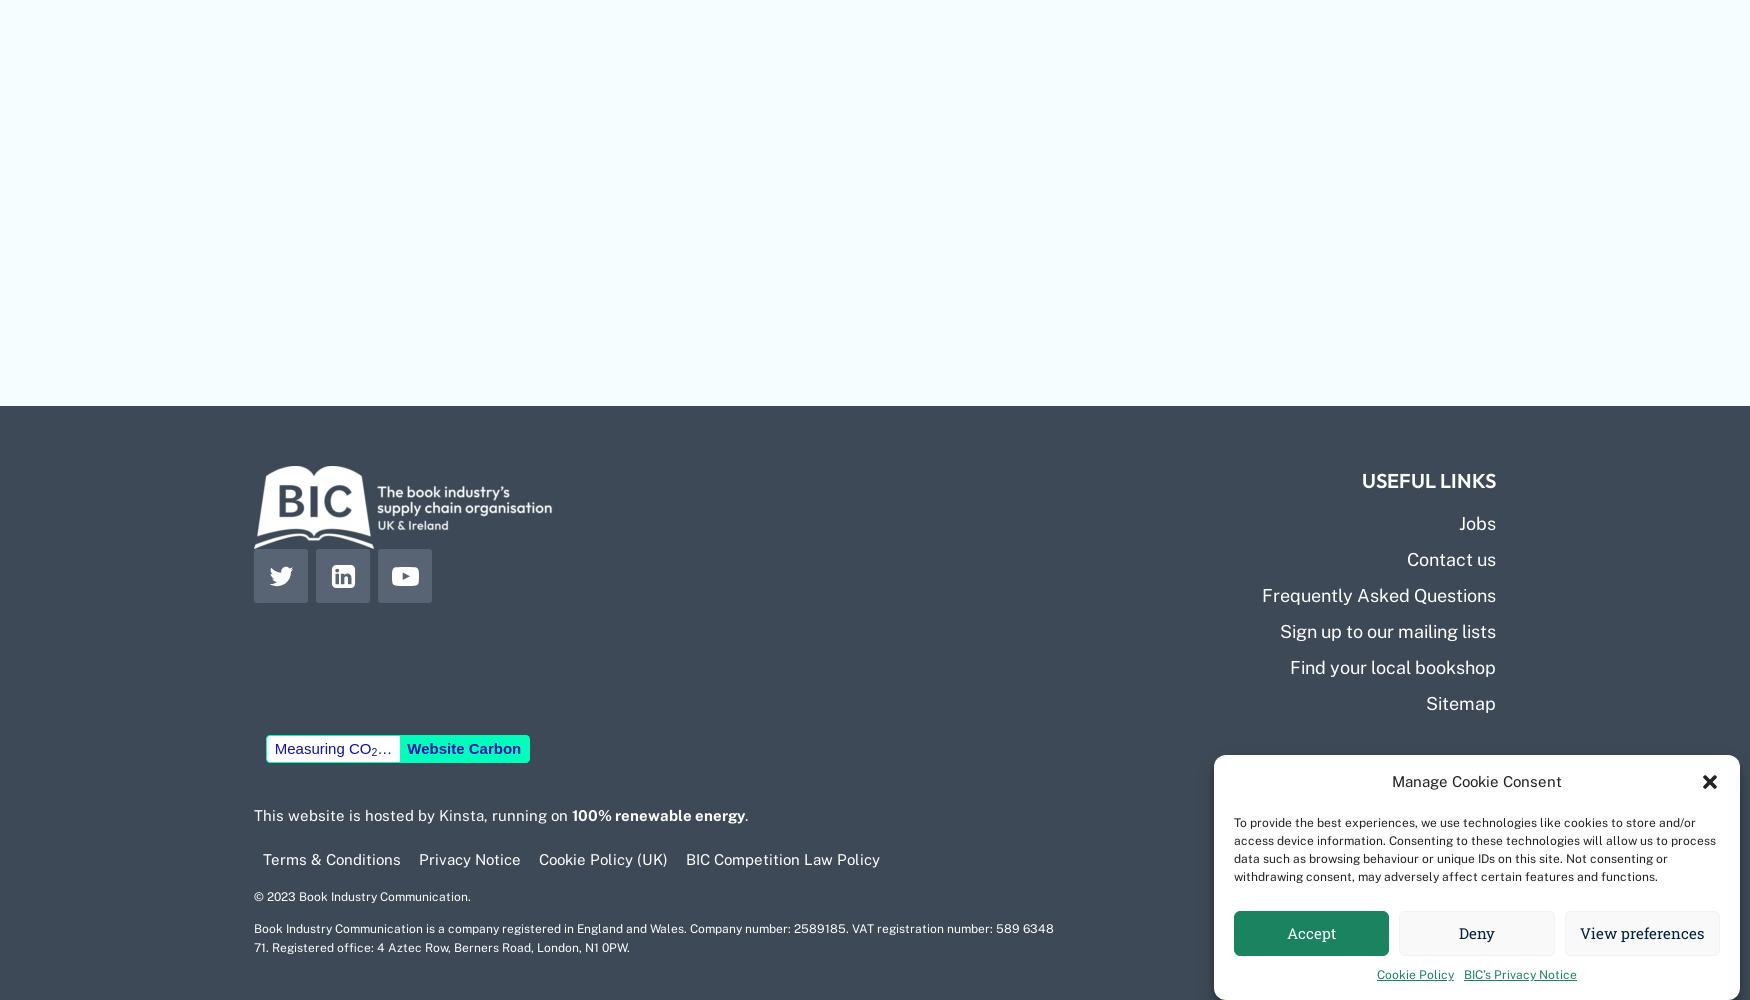 This screenshot has height=1000, width=1750. What do you see at coordinates (526, 814) in the screenshot?
I see `', running on'` at bounding box center [526, 814].